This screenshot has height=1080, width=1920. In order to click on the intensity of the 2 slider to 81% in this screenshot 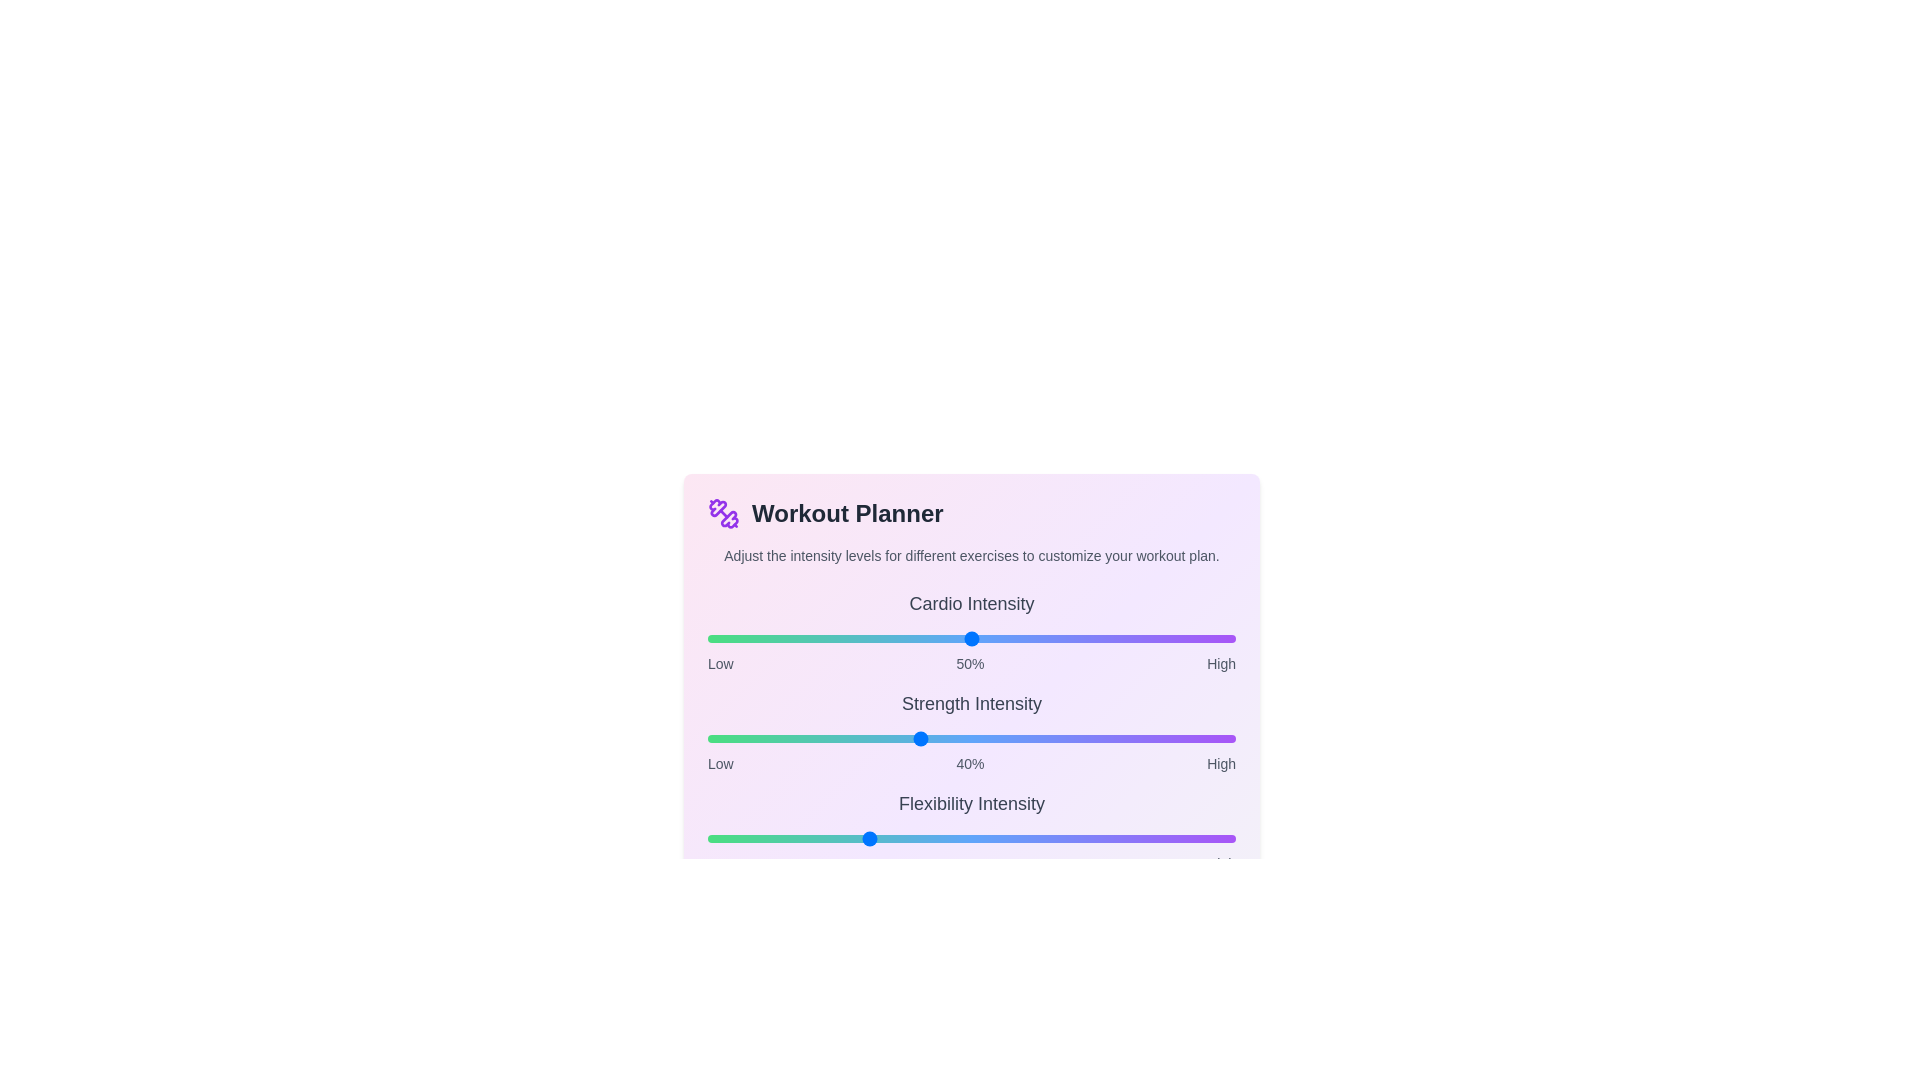, I will do `click(1135, 839)`.